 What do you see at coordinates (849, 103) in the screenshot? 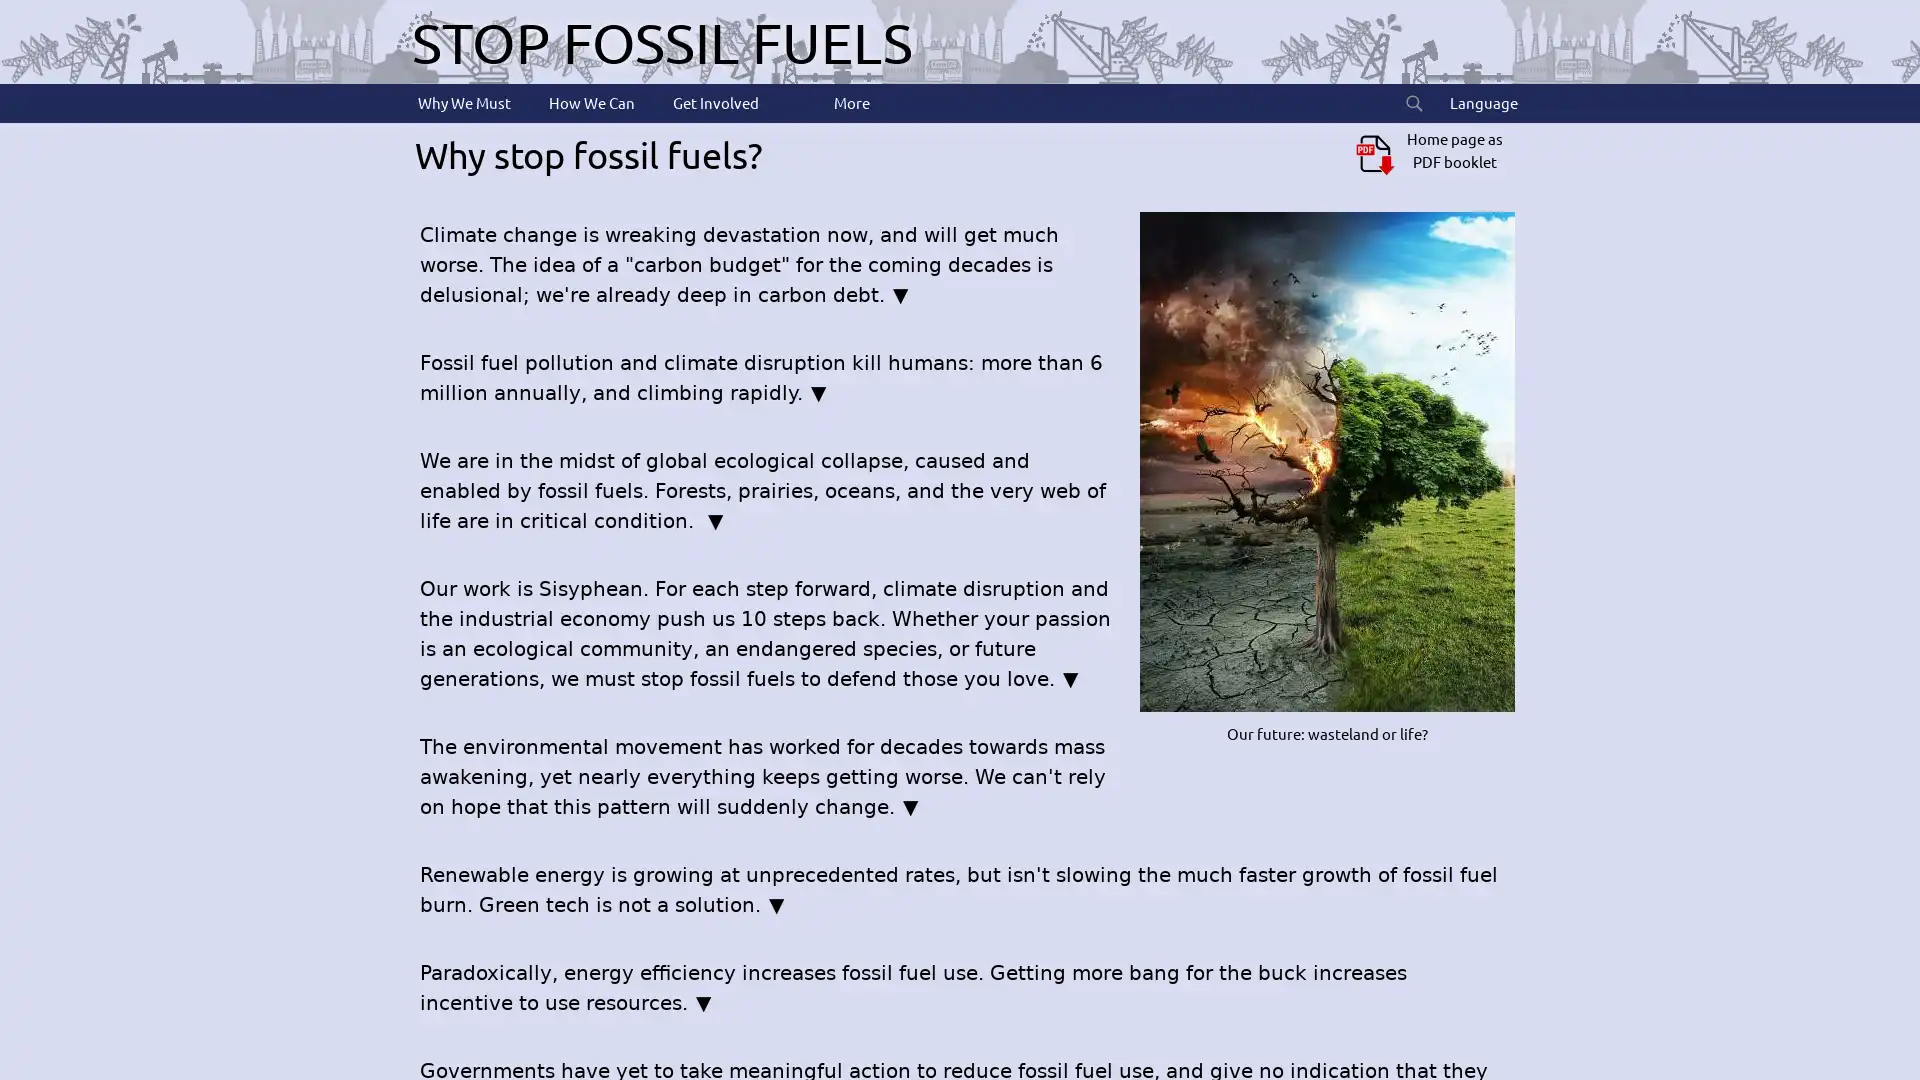
I see `More` at bounding box center [849, 103].